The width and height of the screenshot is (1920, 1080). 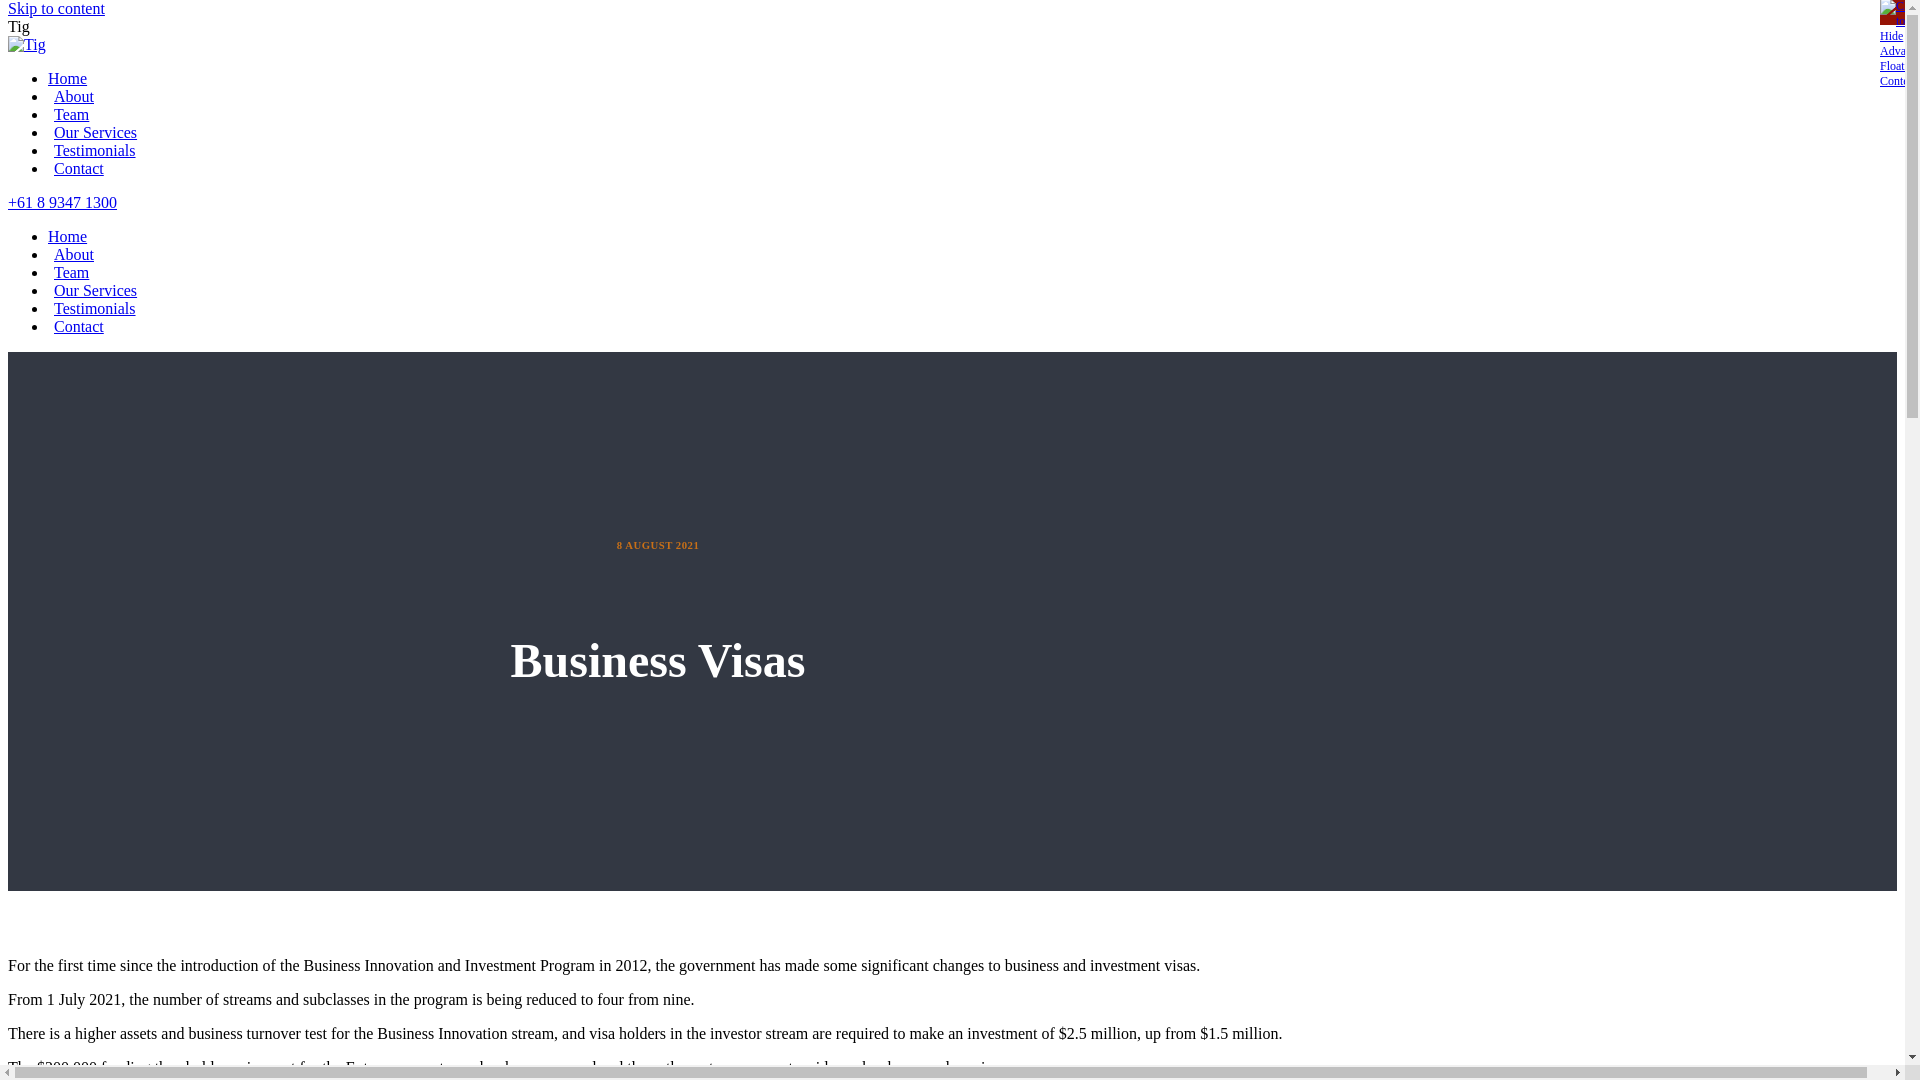 What do you see at coordinates (48, 308) in the screenshot?
I see `'Testimonials'` at bounding box center [48, 308].